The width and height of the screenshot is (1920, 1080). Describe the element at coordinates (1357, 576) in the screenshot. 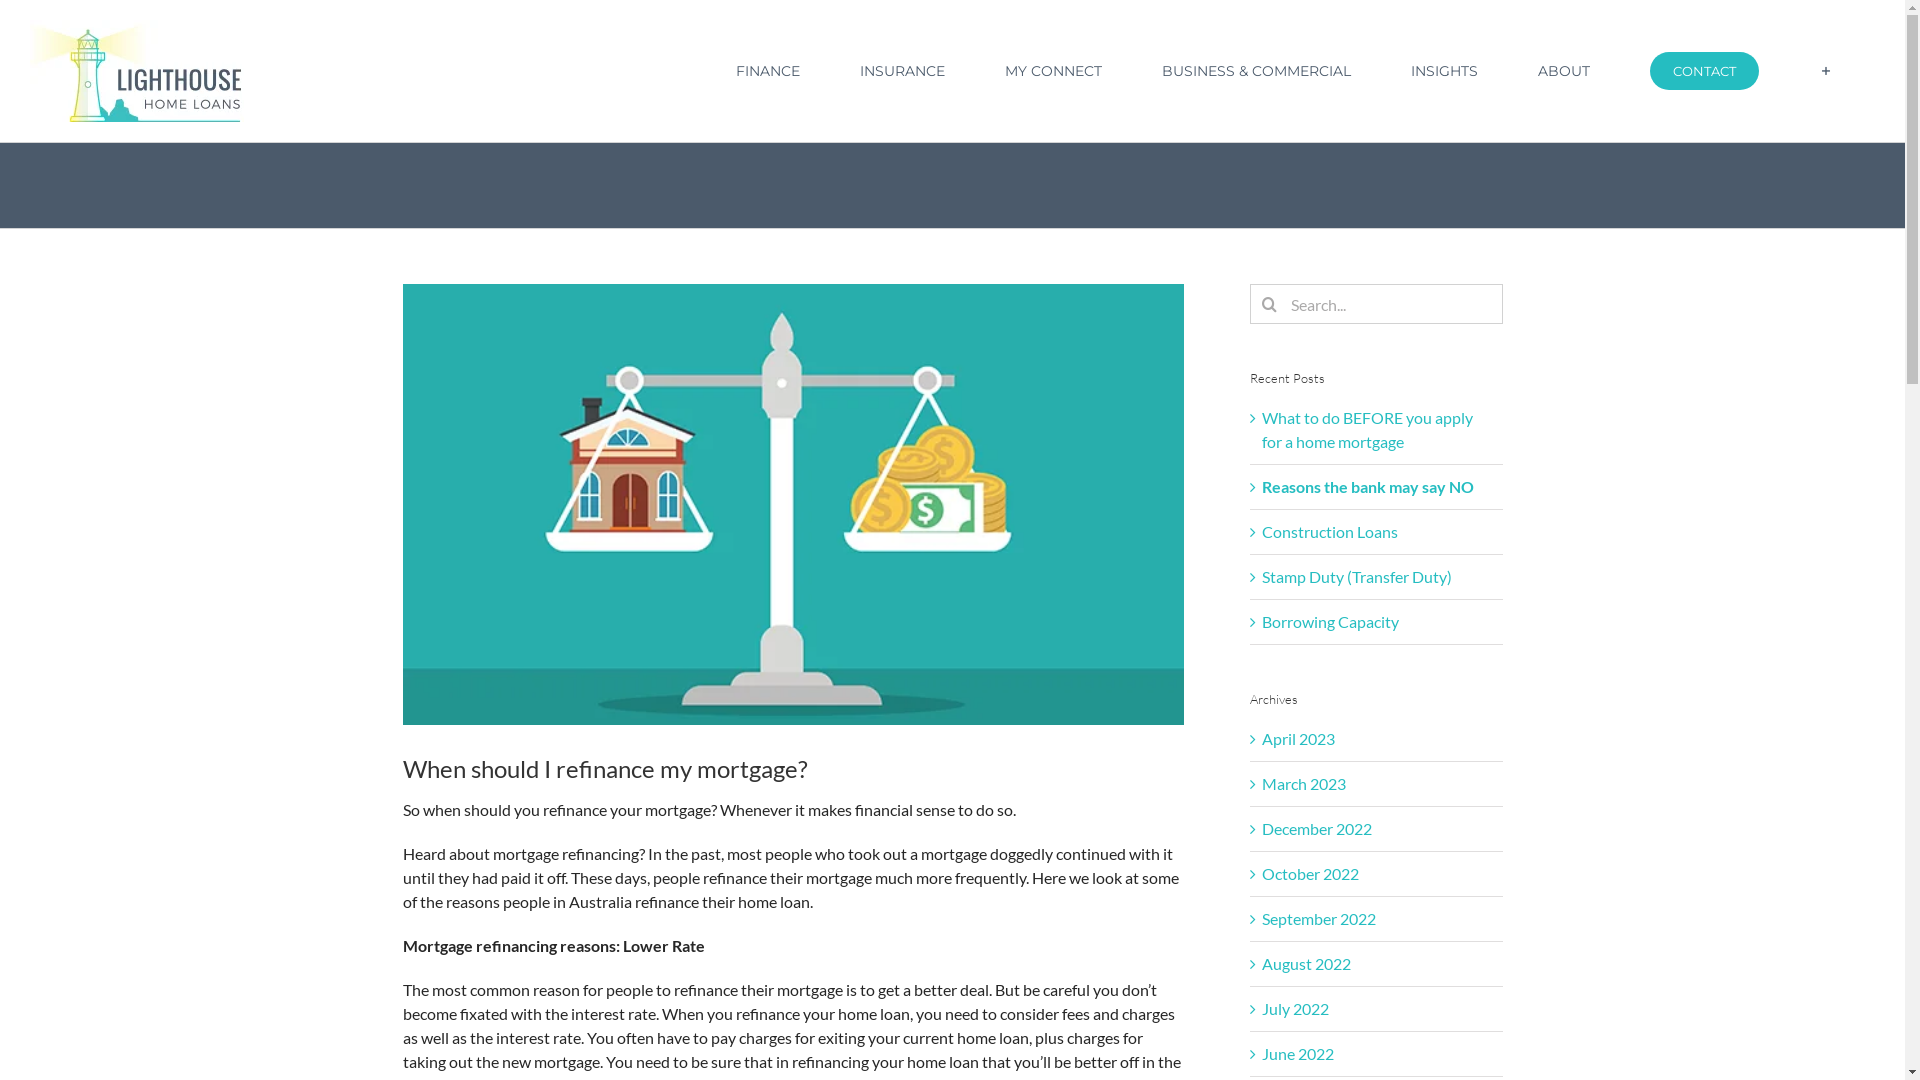

I see `'Stamp Duty (Transfer Duty)'` at that location.